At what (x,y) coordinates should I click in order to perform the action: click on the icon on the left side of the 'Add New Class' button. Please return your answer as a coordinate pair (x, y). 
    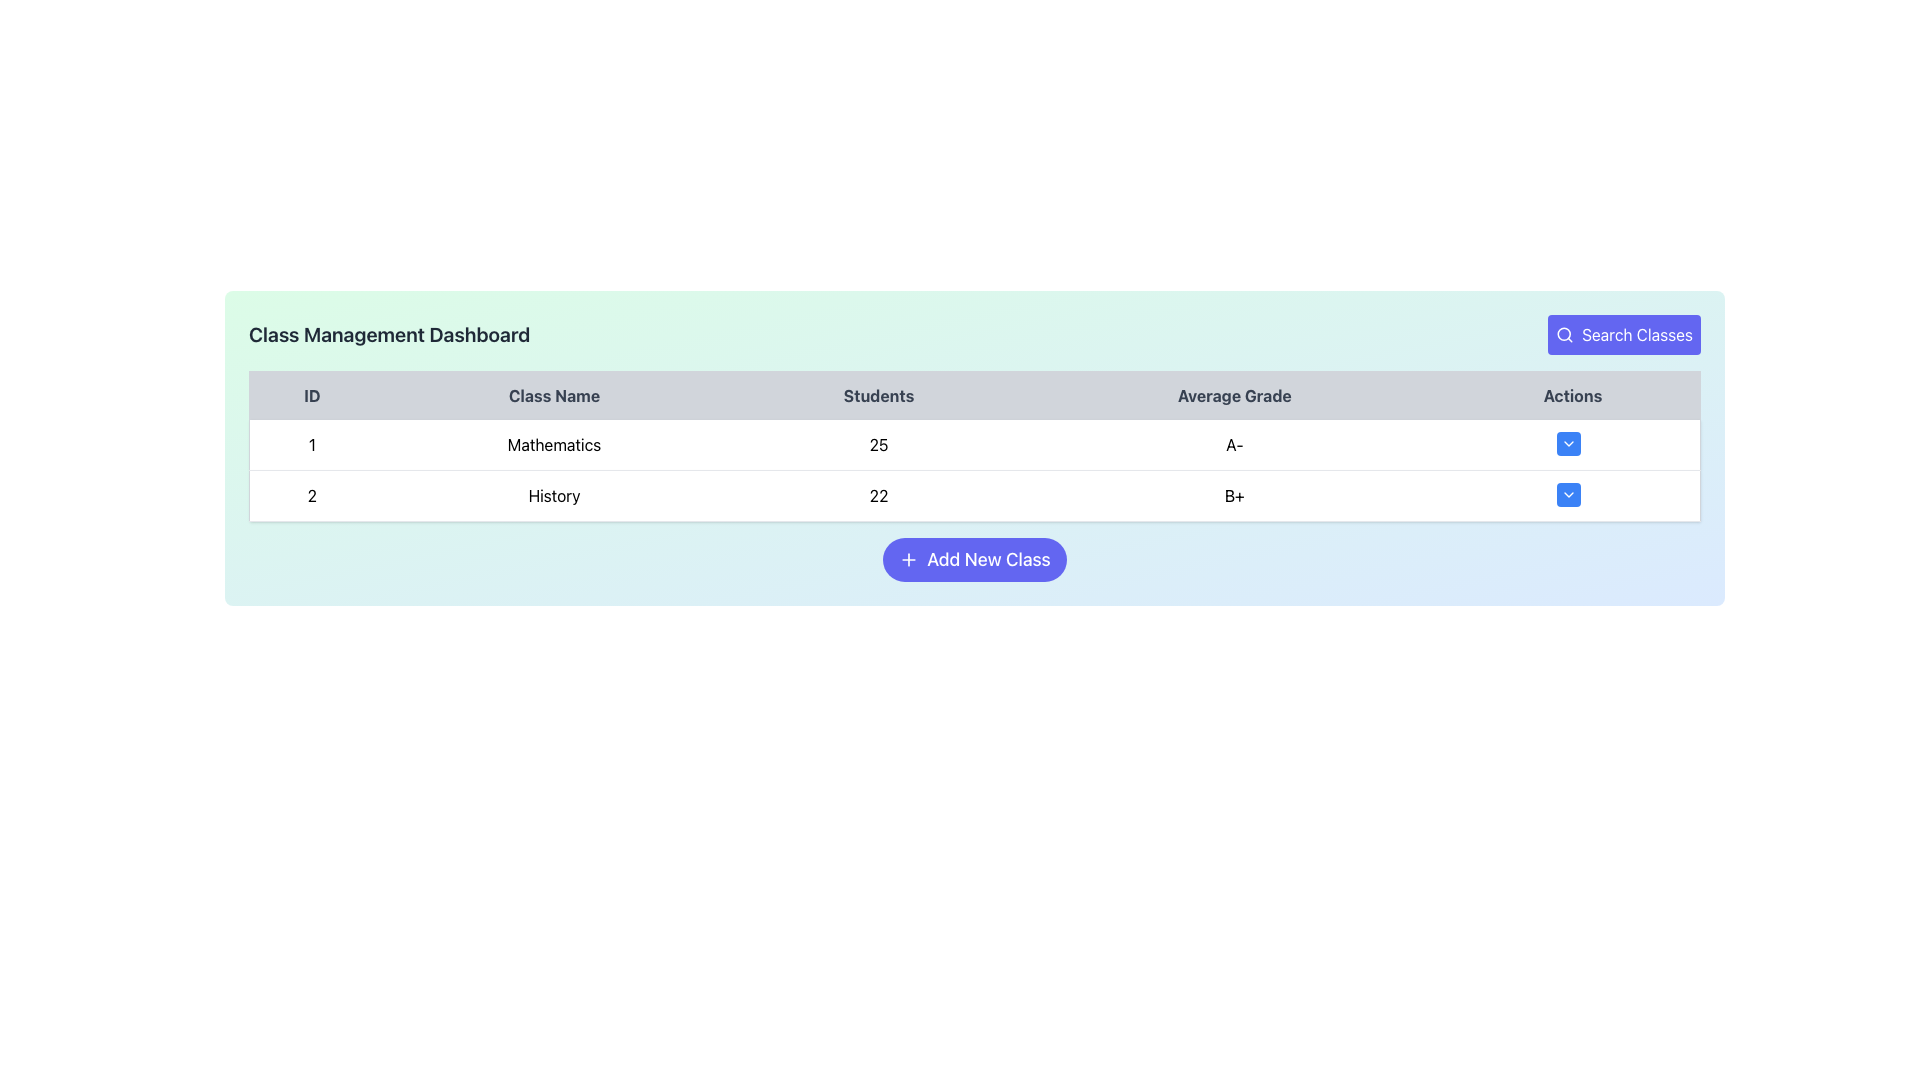
    Looking at the image, I should click on (907, 559).